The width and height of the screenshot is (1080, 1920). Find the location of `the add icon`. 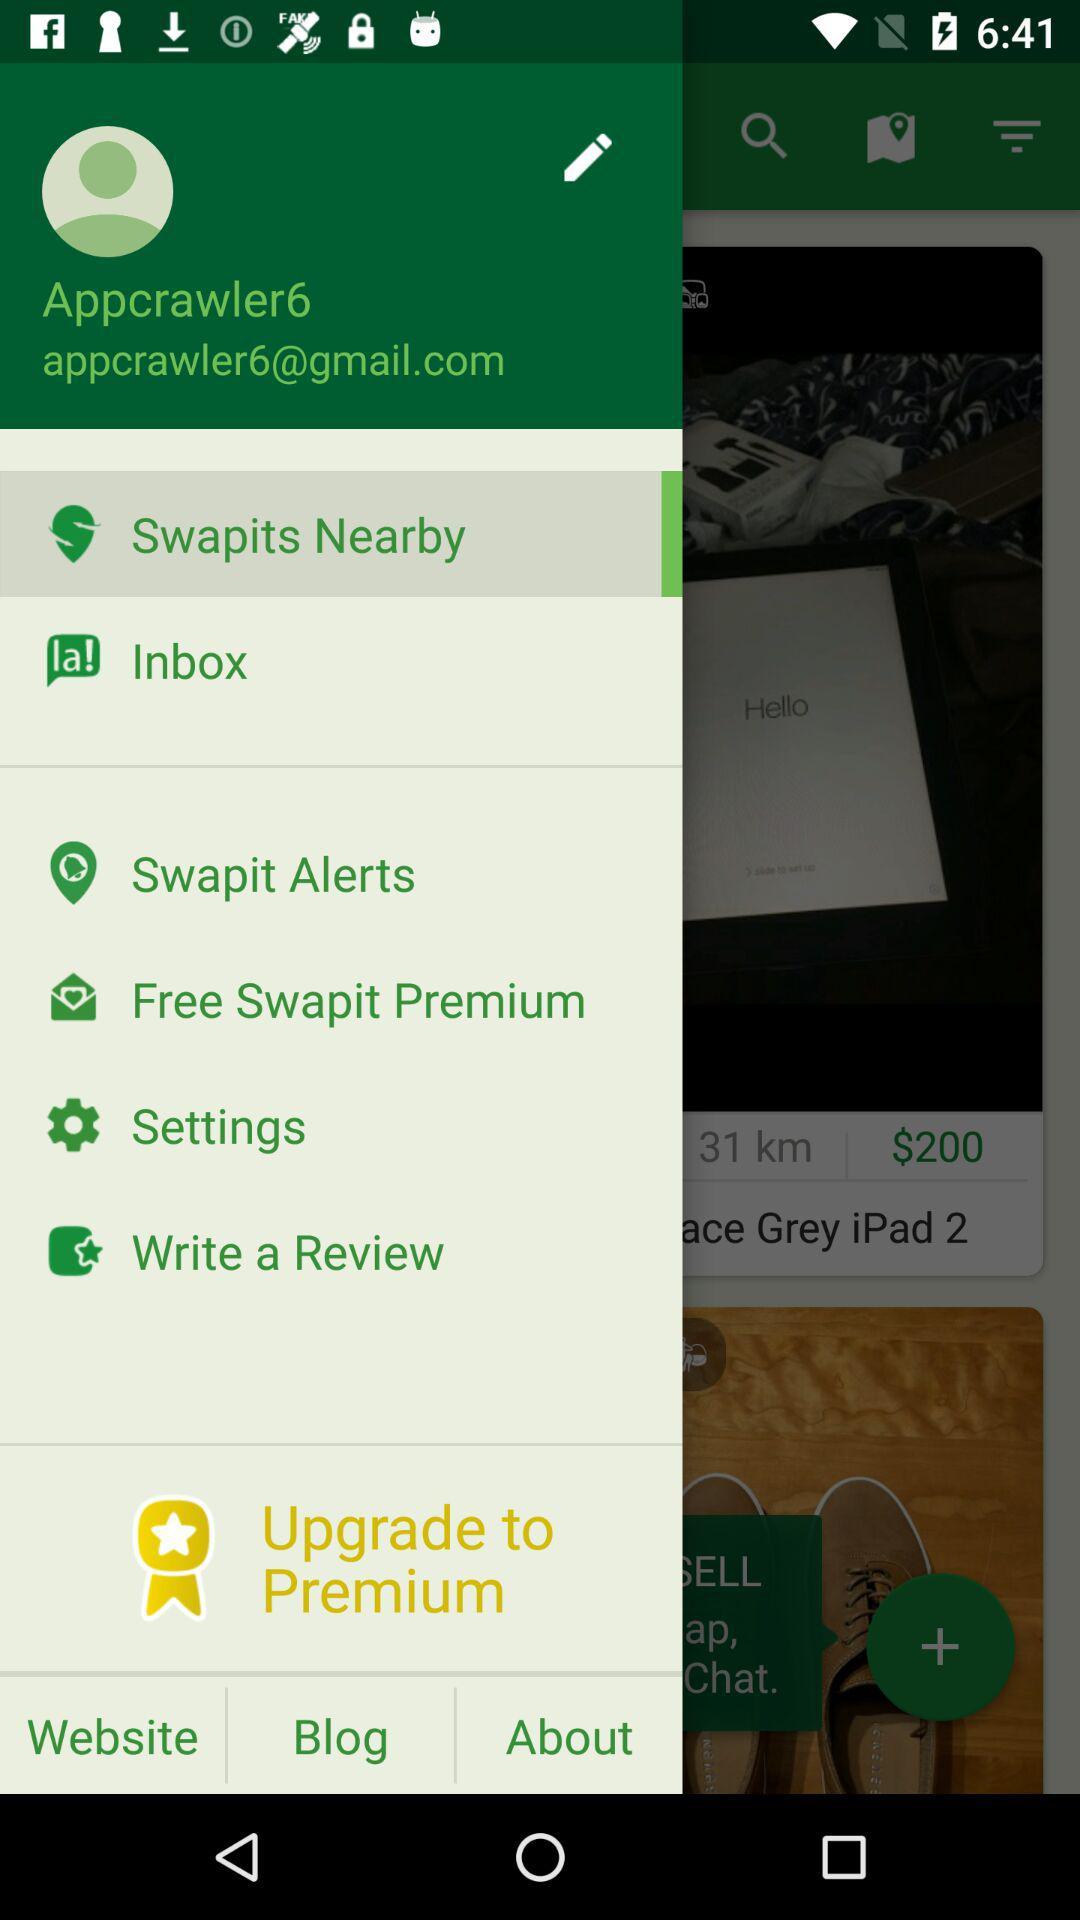

the add icon is located at coordinates (940, 1654).